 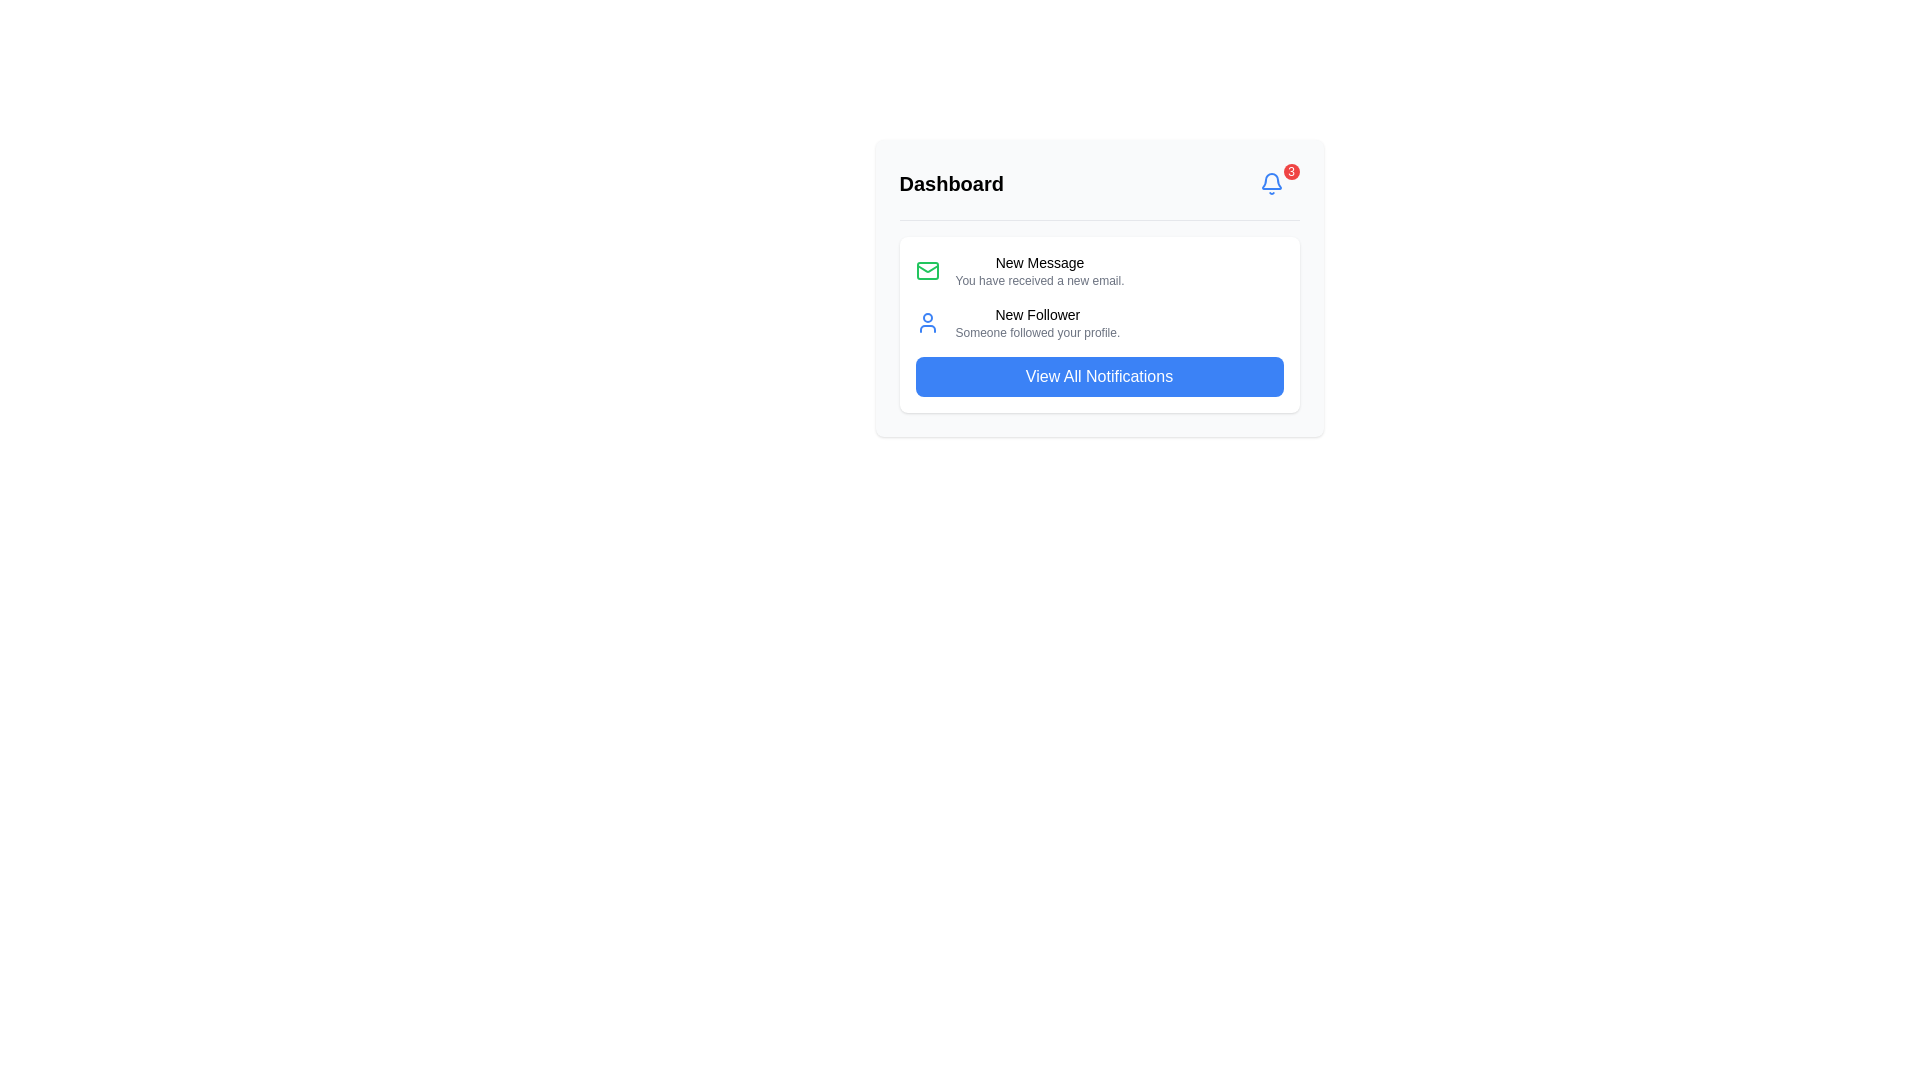 I want to click on the visual representation of the green envelope icon located within the 'New Message' notification card, positioned to the top-left of the text content, so click(x=926, y=270).